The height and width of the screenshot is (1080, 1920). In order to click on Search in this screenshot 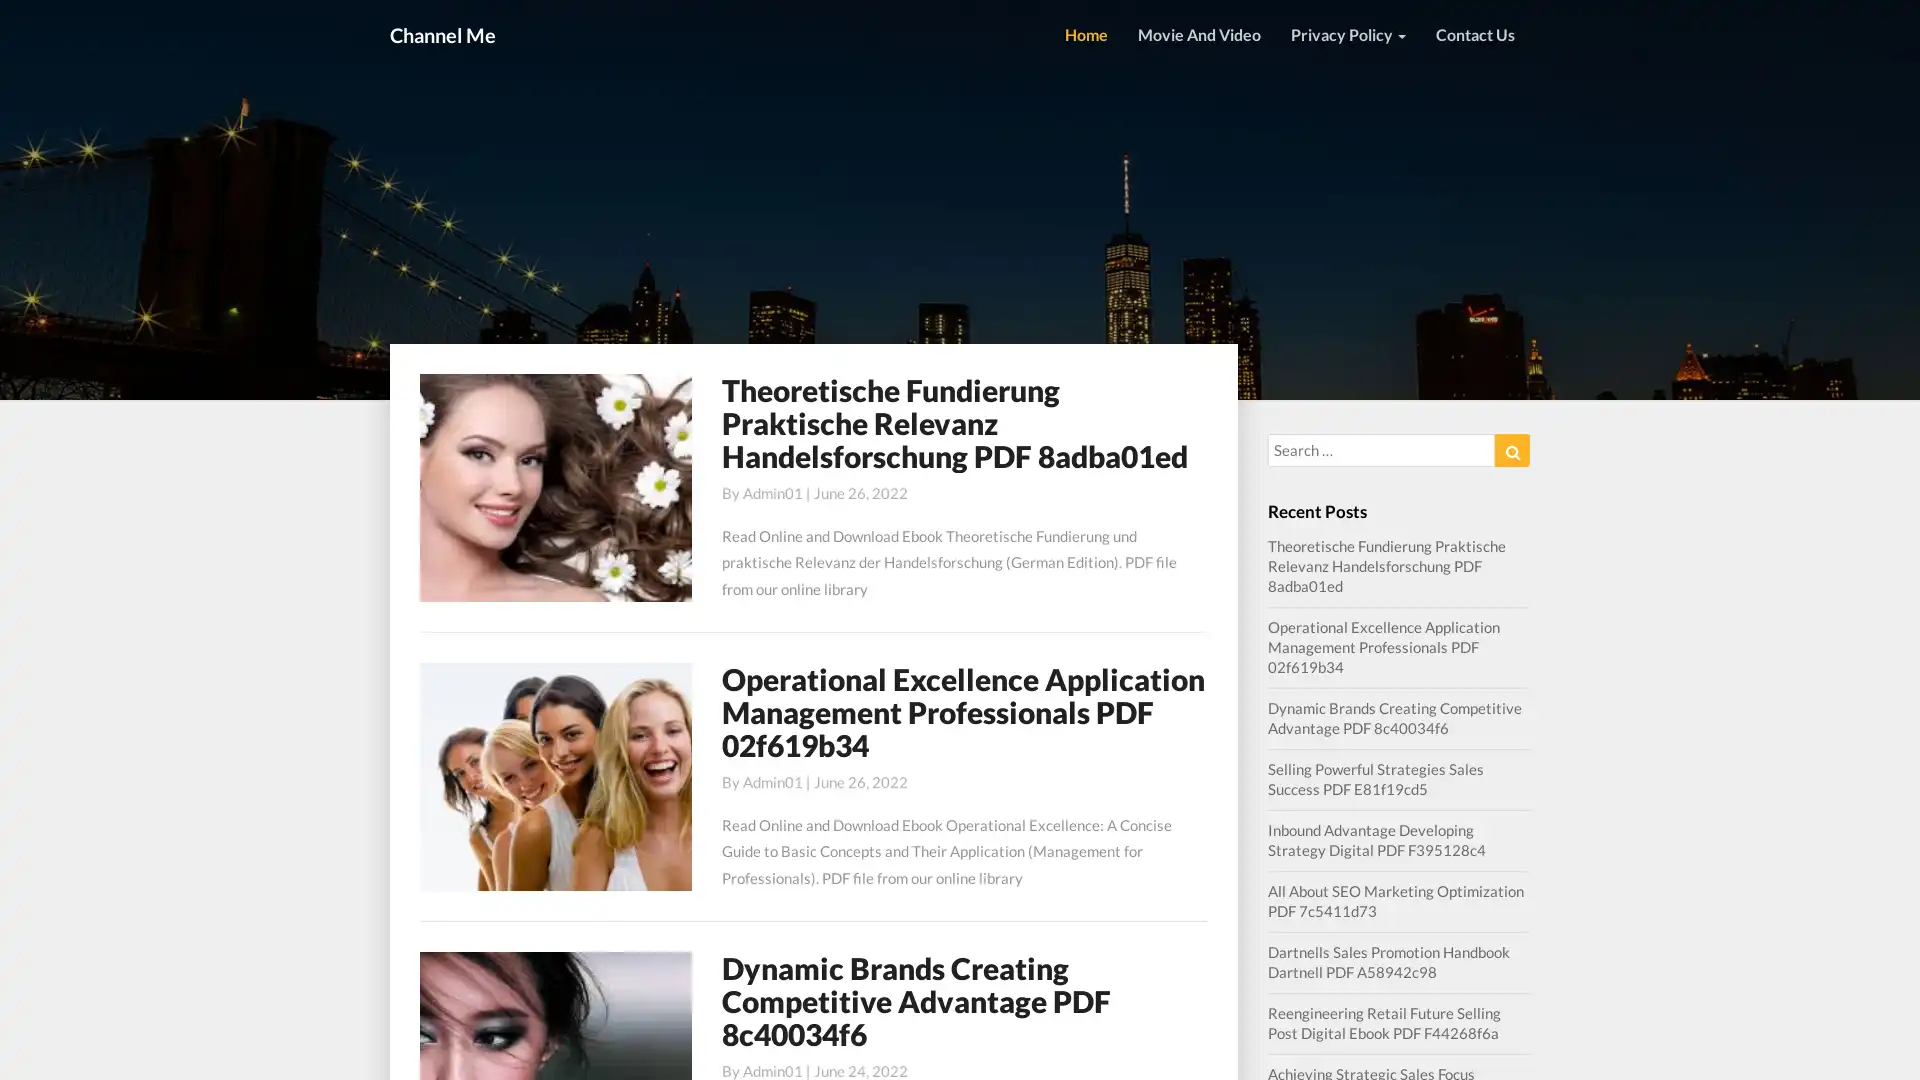, I will do `click(1512, 450)`.